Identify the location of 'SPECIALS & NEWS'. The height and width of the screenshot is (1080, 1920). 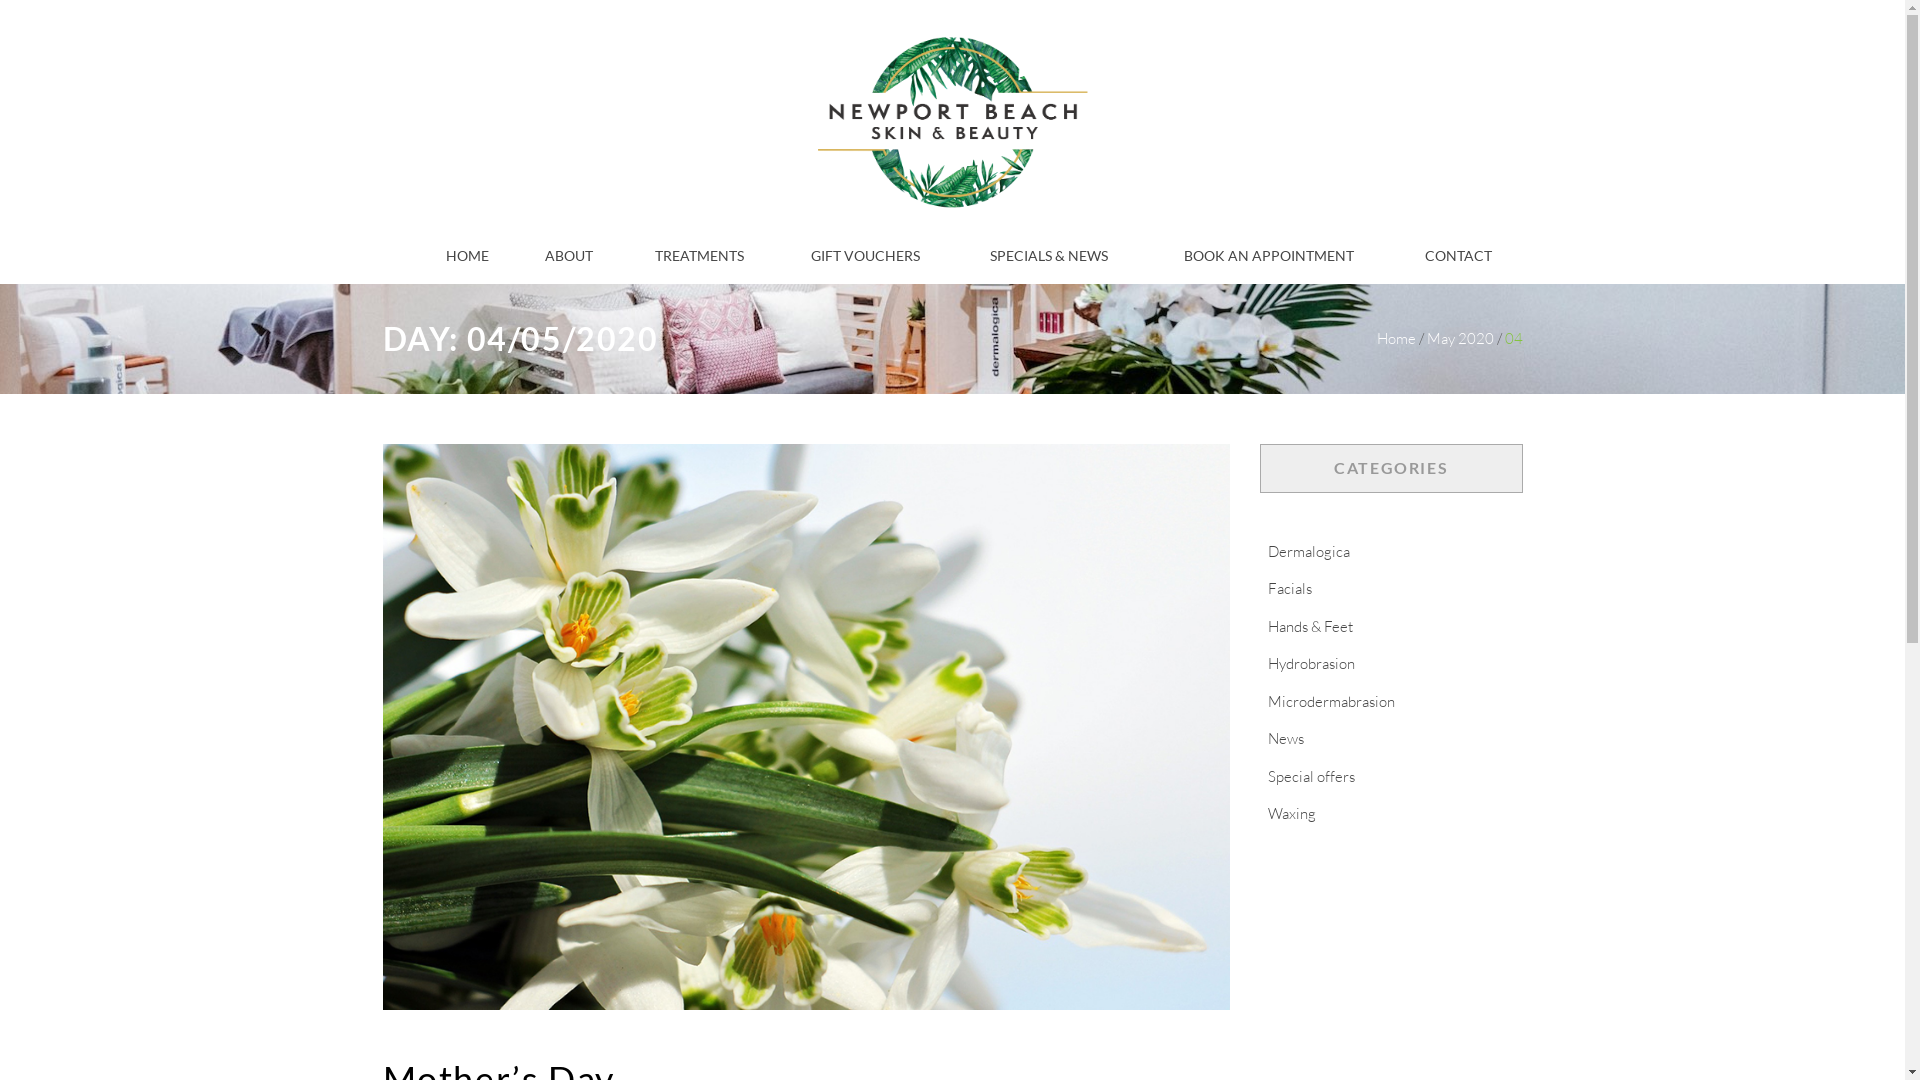
(989, 255).